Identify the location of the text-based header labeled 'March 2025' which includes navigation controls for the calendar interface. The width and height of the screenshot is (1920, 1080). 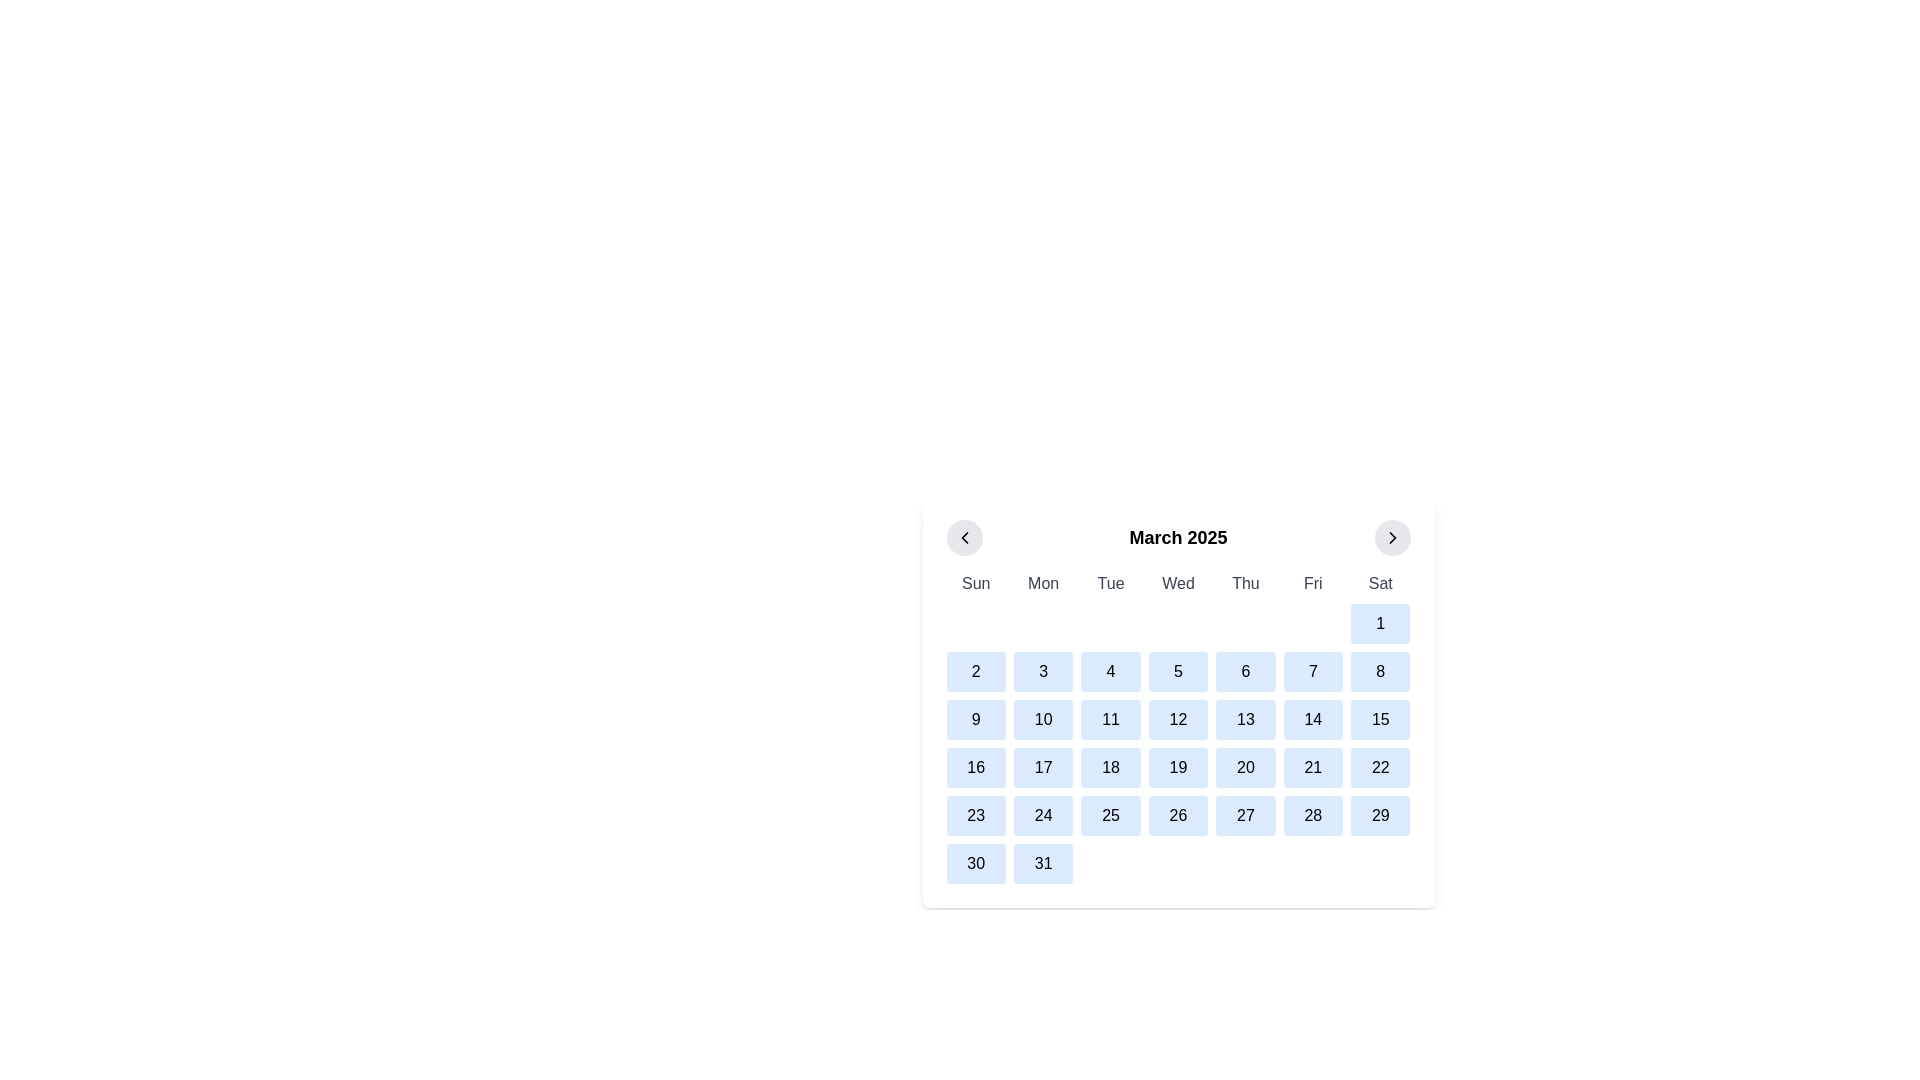
(1178, 536).